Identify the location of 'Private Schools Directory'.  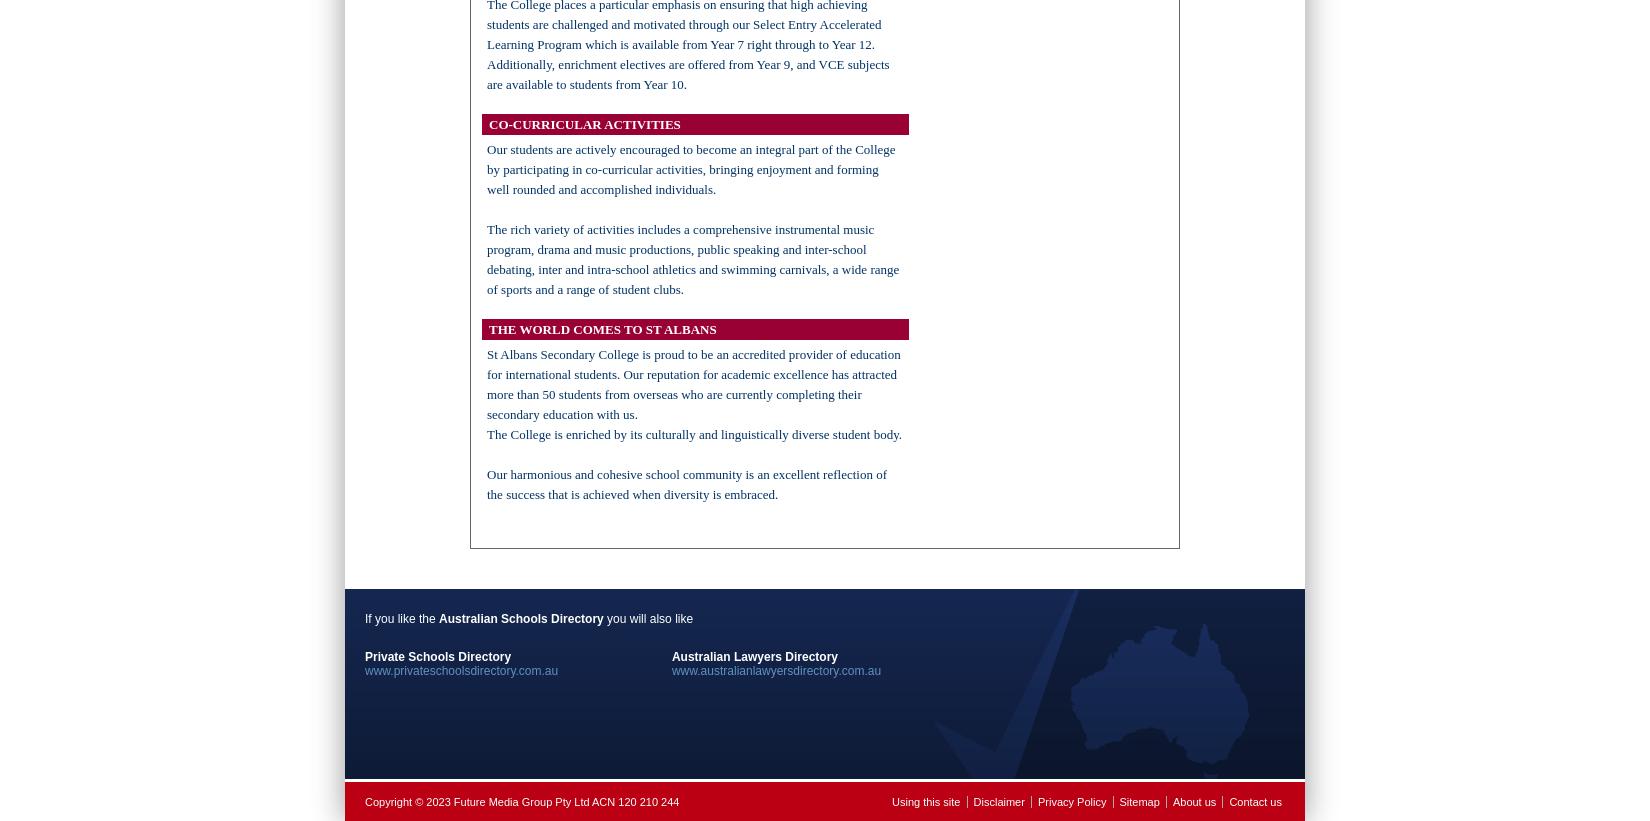
(437, 655).